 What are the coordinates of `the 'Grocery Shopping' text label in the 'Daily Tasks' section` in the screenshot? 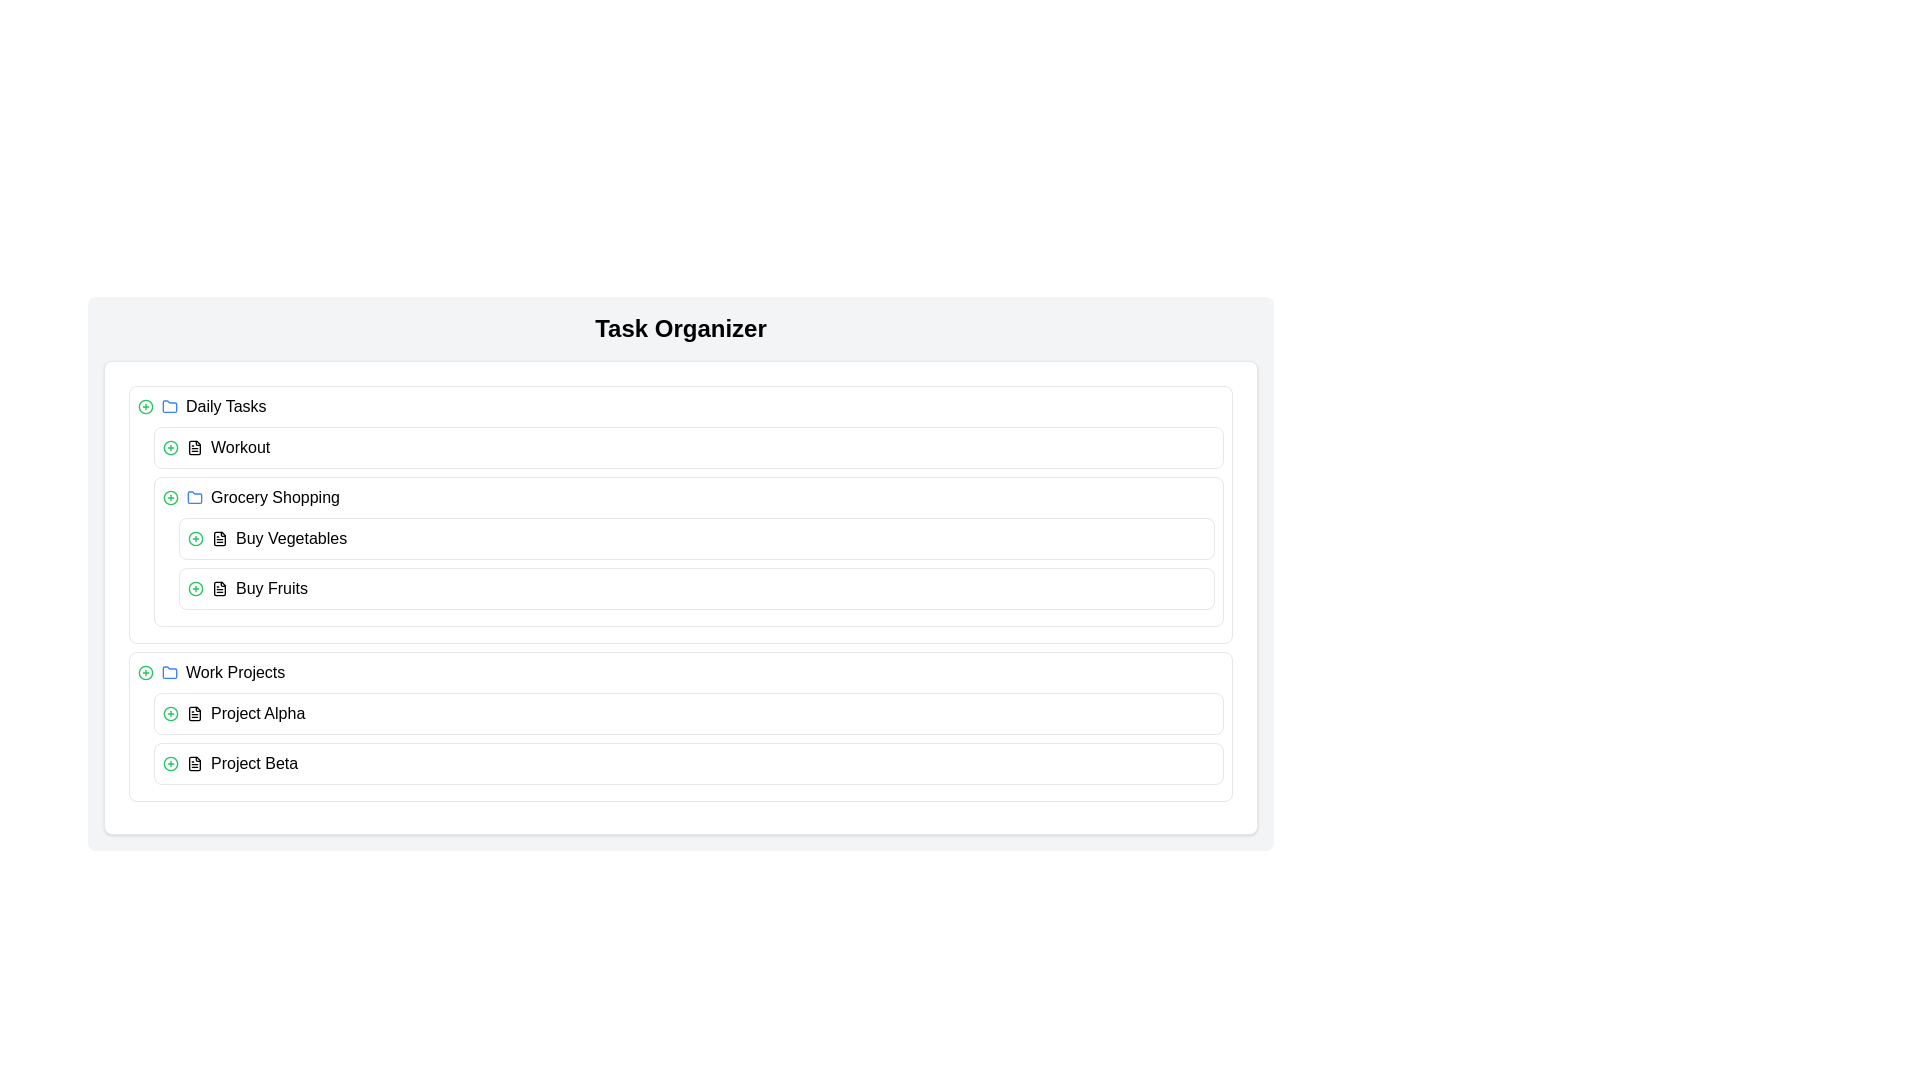 It's located at (274, 496).